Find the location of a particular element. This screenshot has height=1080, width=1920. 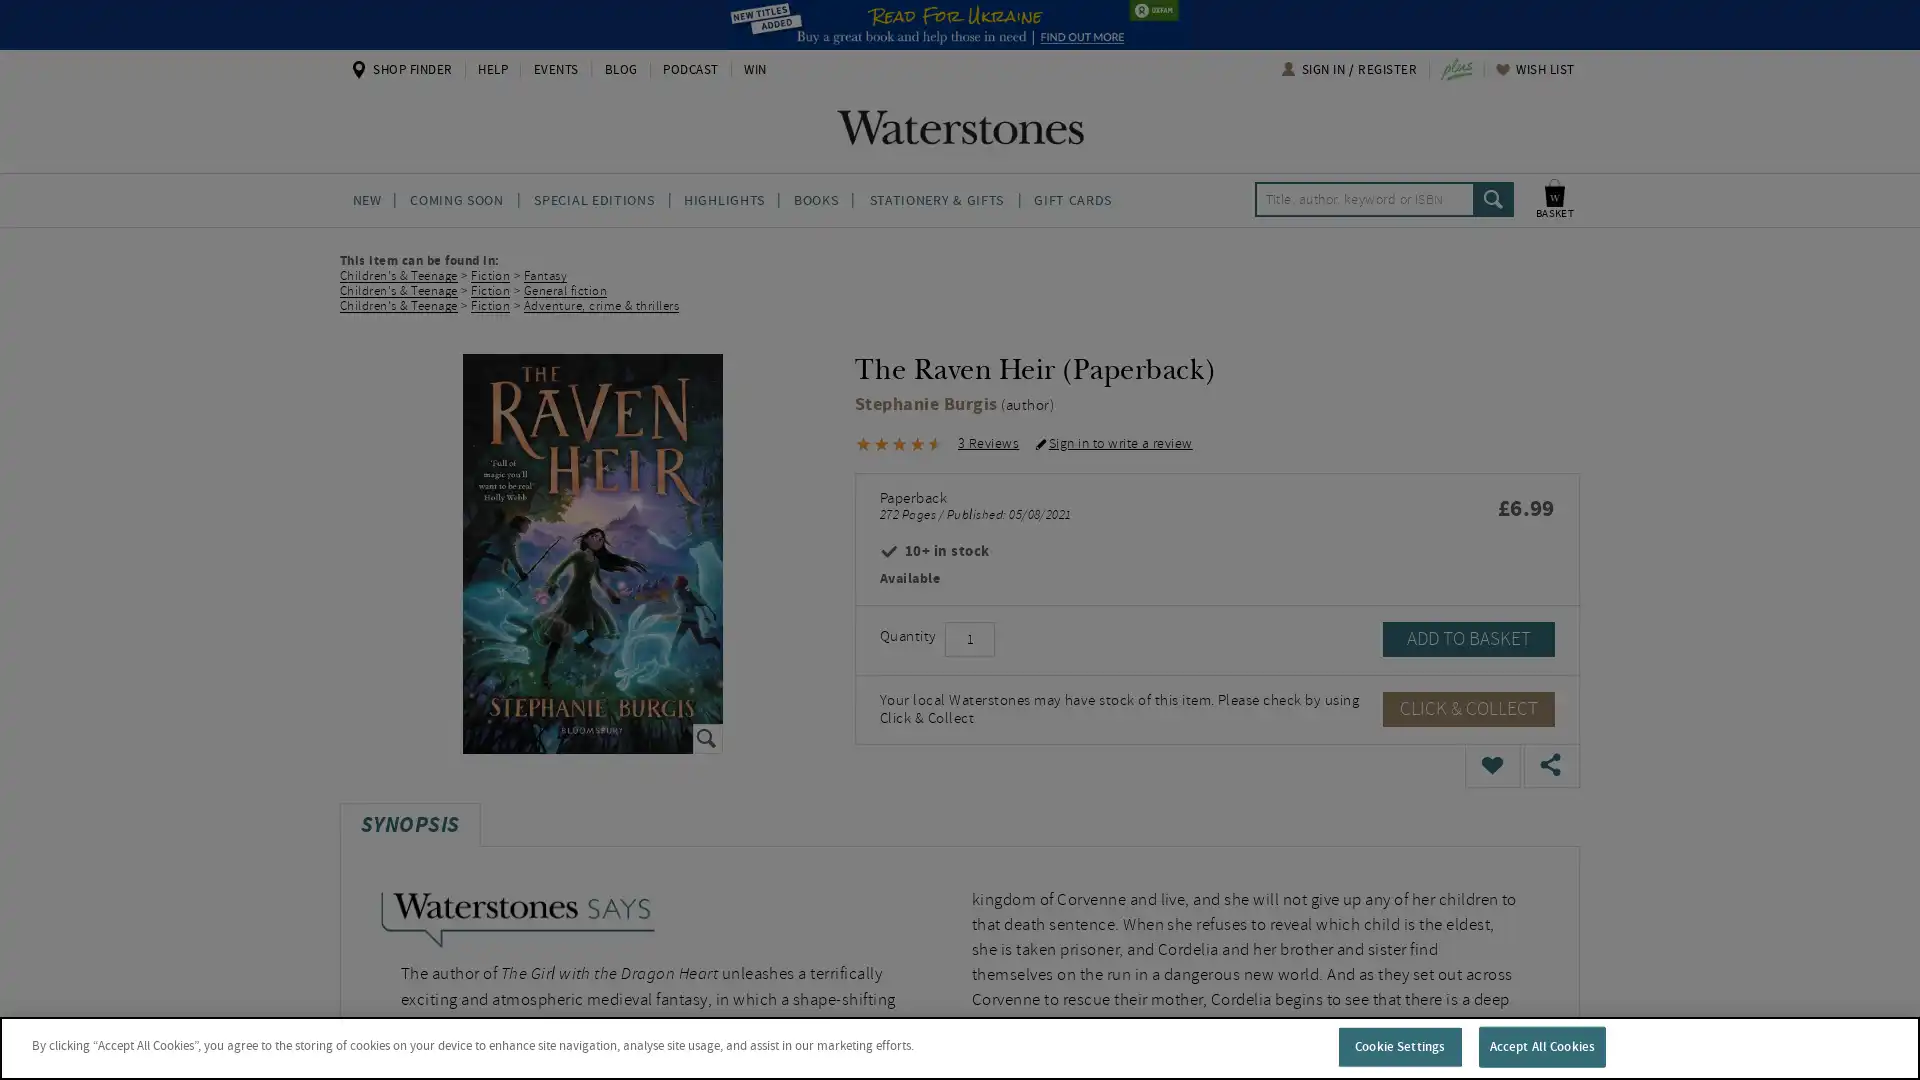

Accept All Cookies is located at coordinates (1540, 1045).